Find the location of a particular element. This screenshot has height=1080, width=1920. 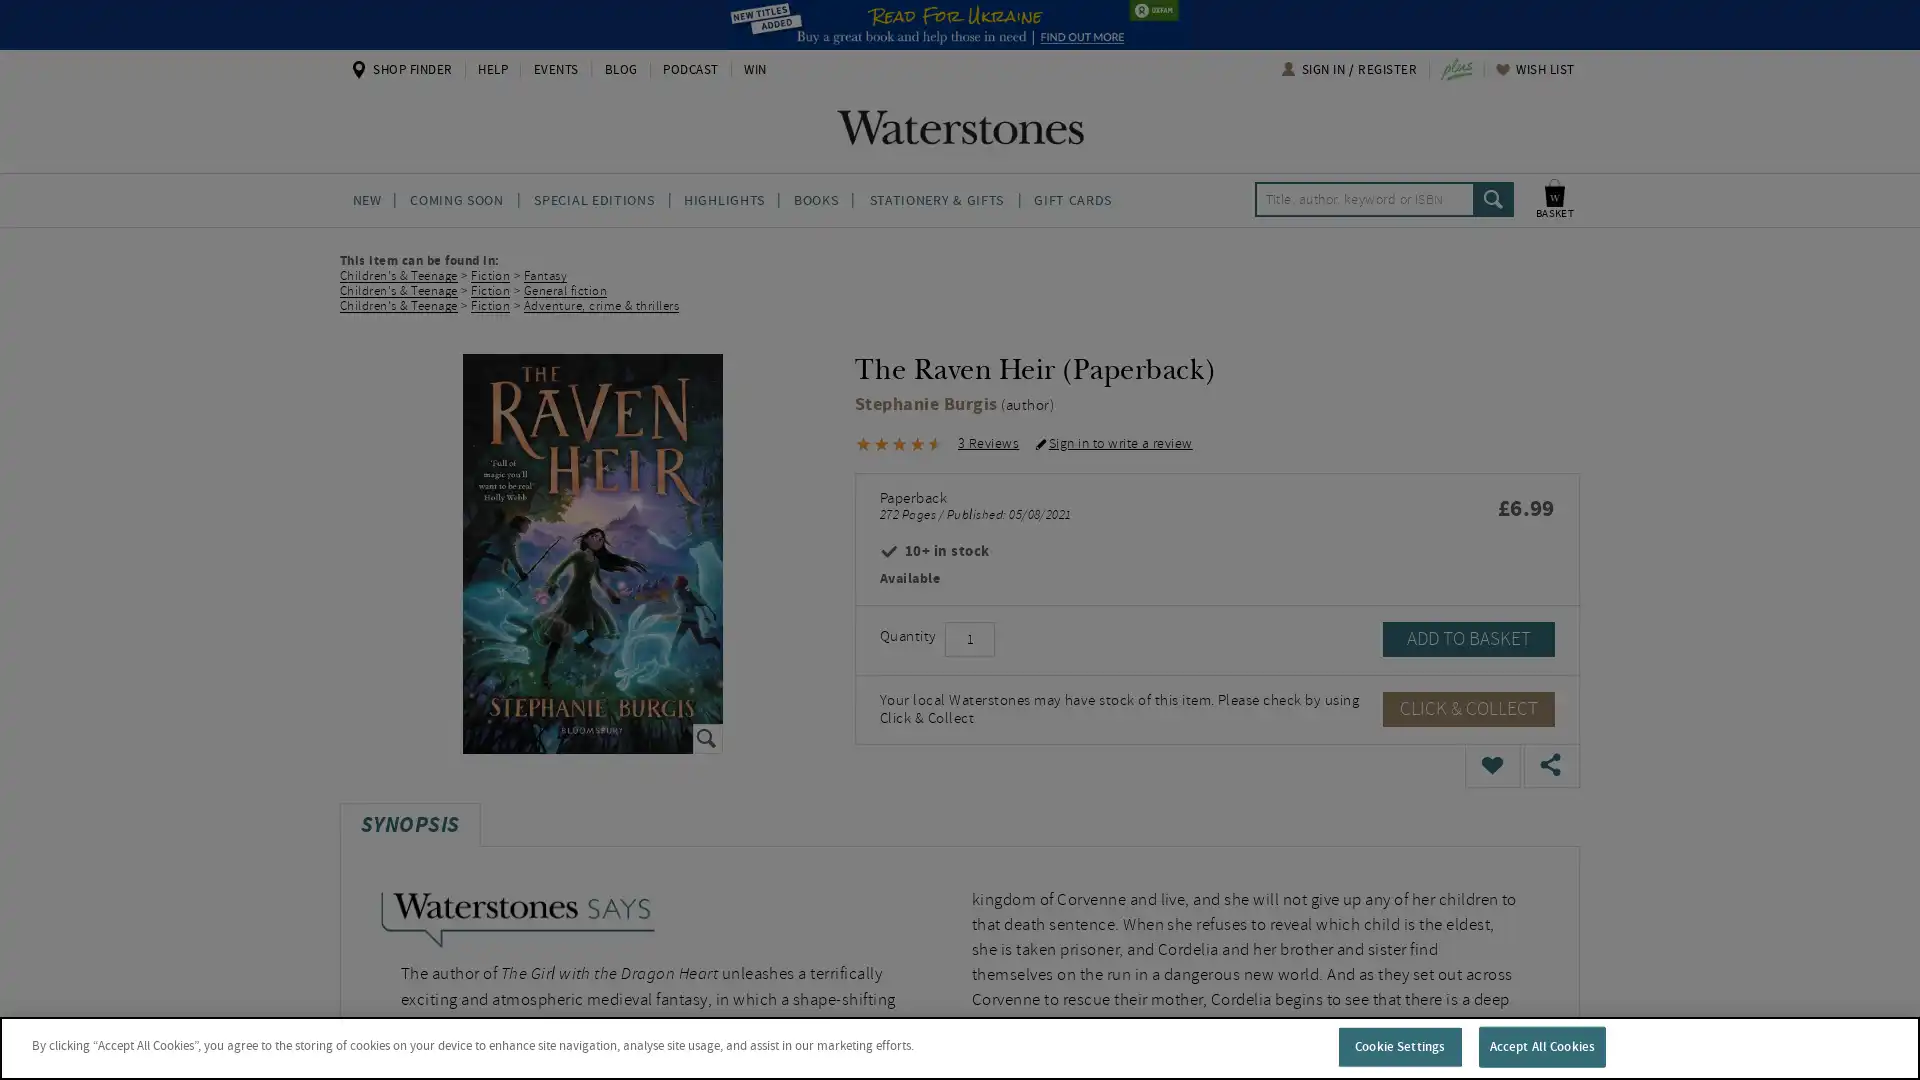

Accept All Cookies is located at coordinates (1540, 1045).